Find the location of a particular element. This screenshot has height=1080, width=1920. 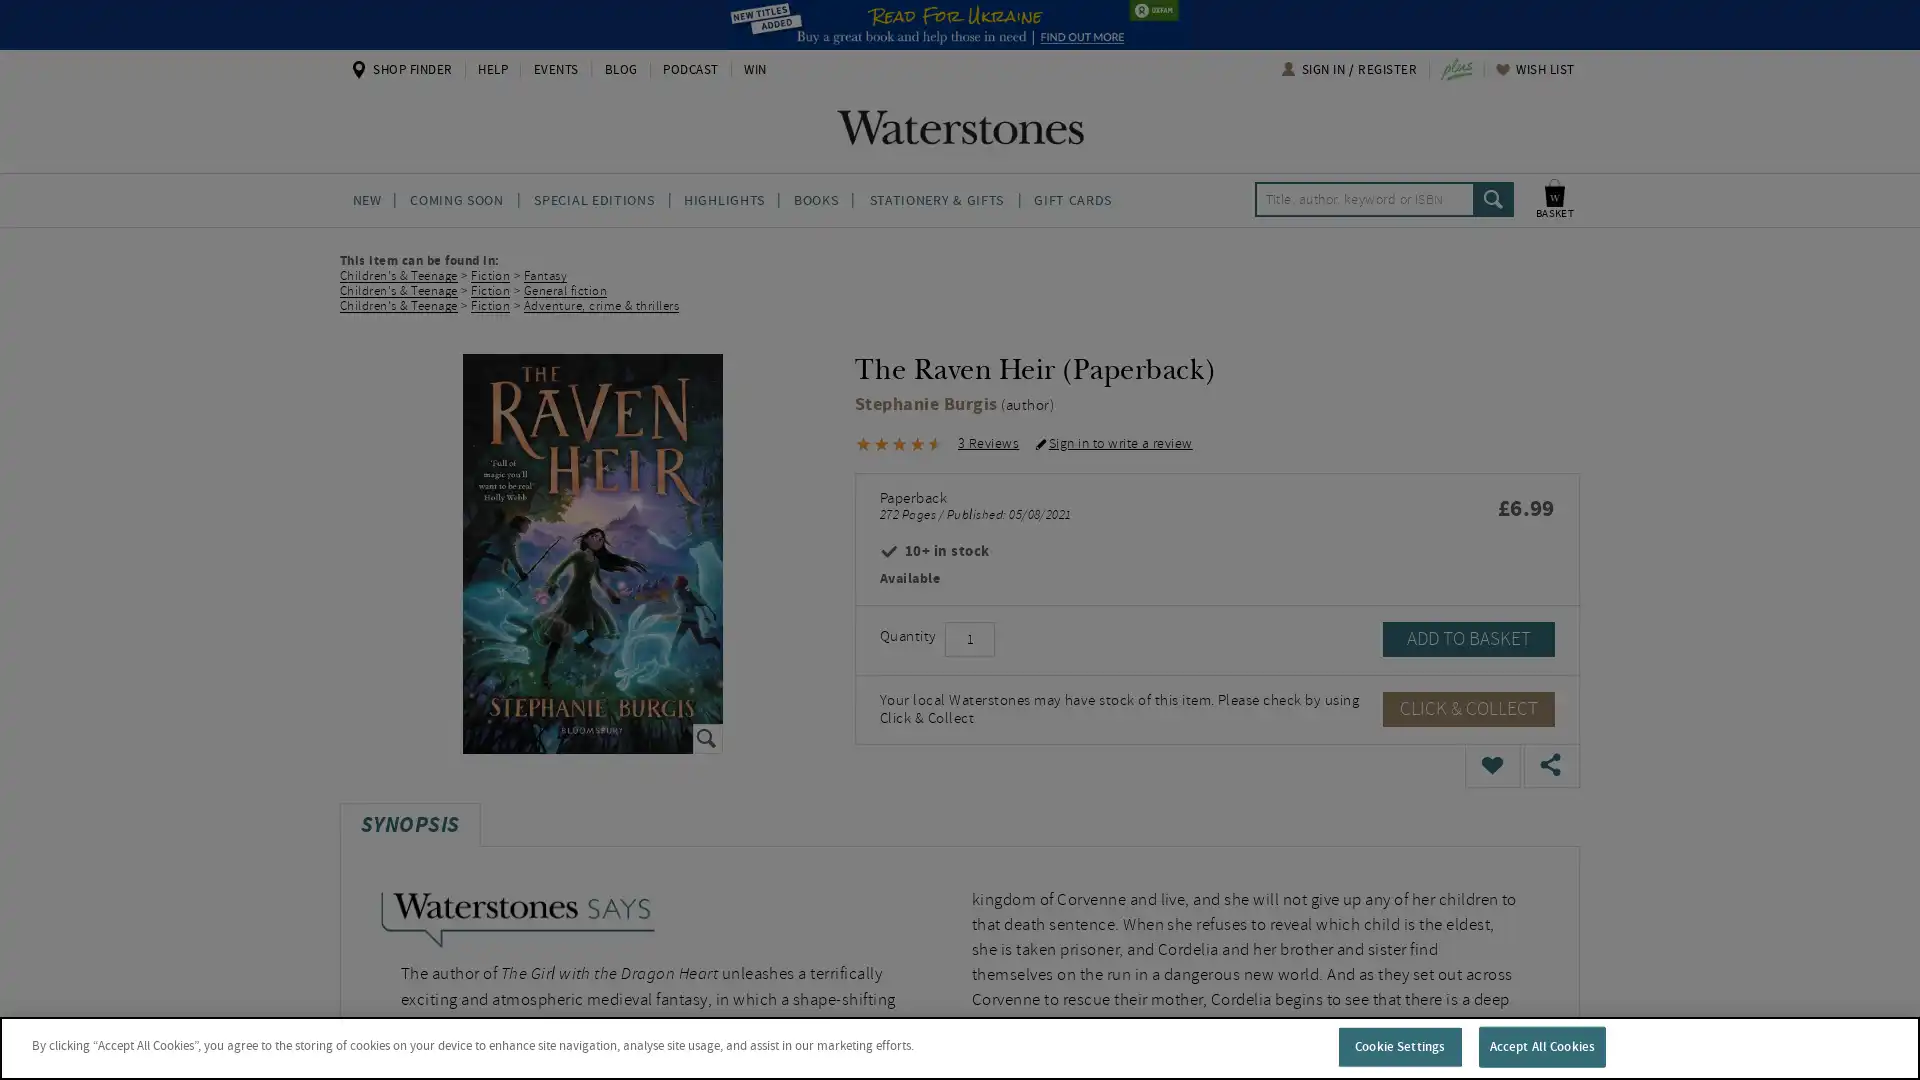

Accept All Cookies is located at coordinates (1540, 1045).